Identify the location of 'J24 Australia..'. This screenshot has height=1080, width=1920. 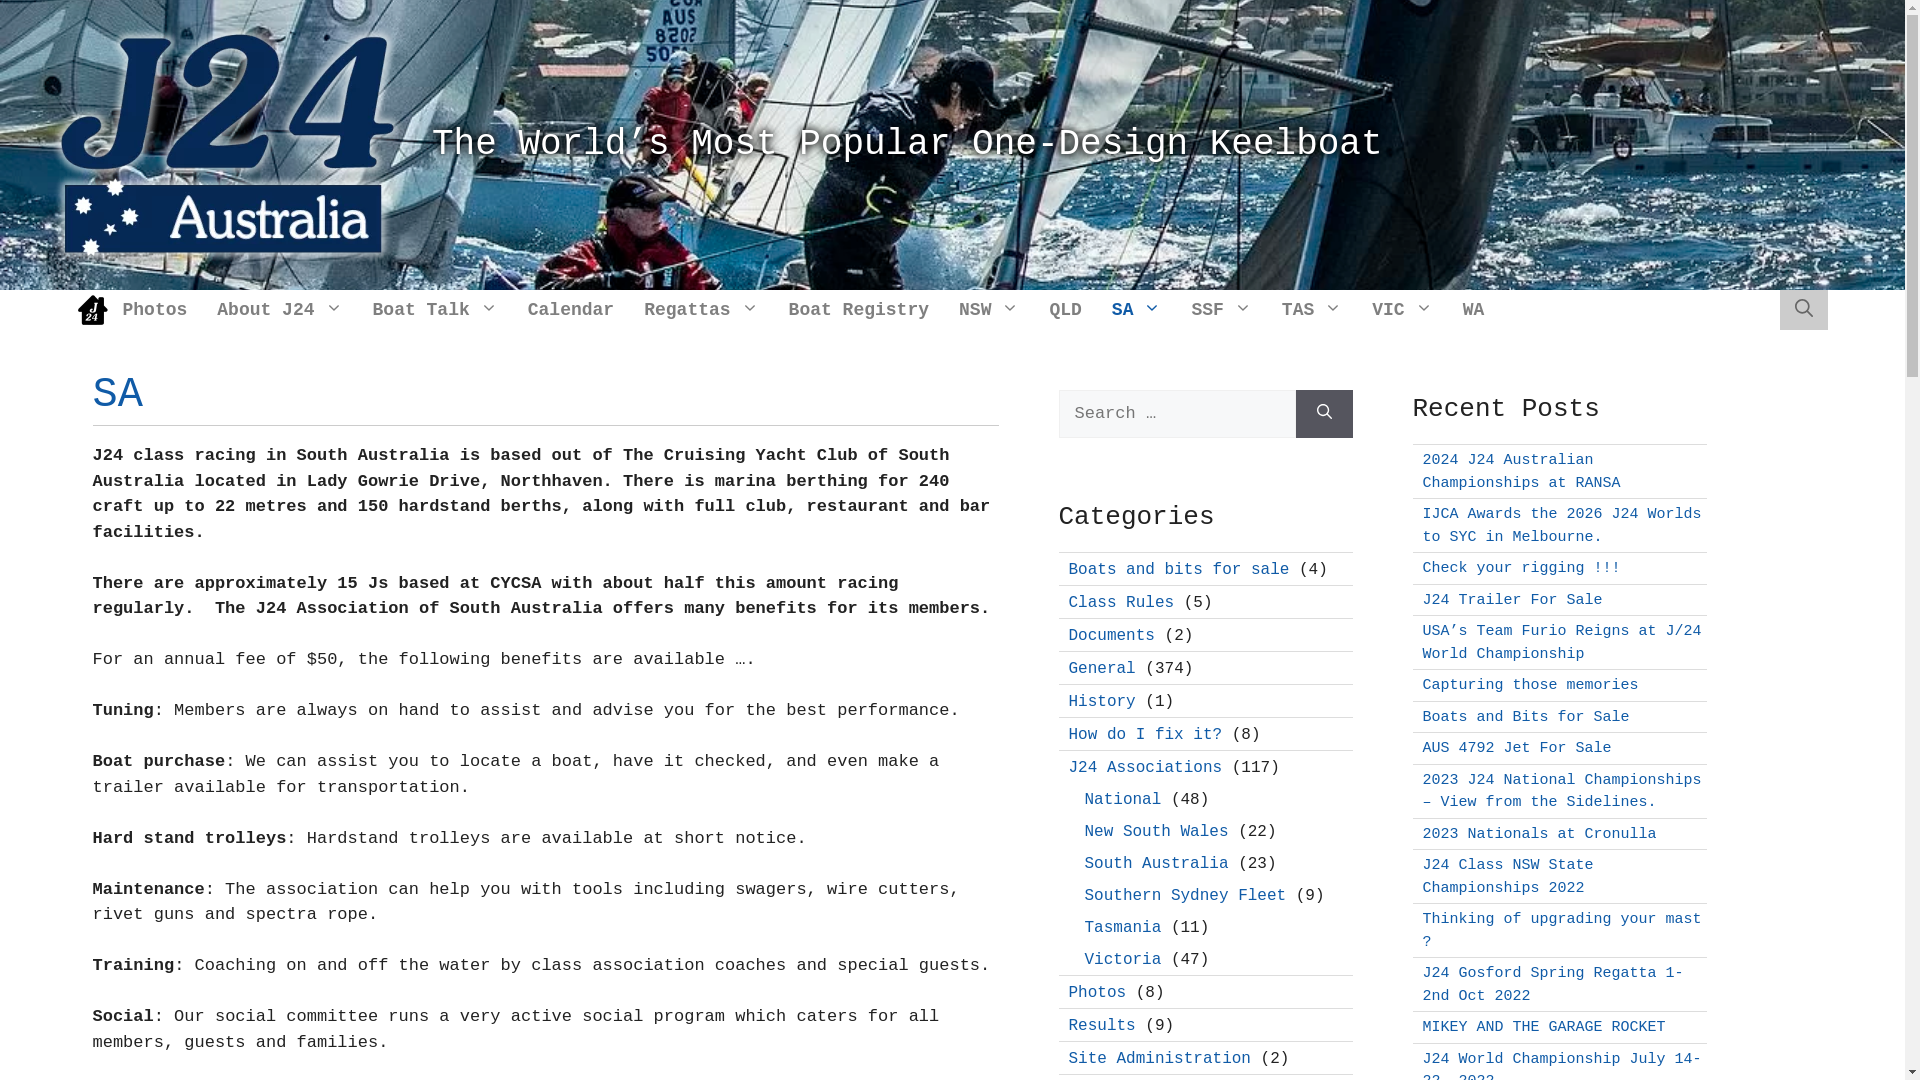
(227, 143).